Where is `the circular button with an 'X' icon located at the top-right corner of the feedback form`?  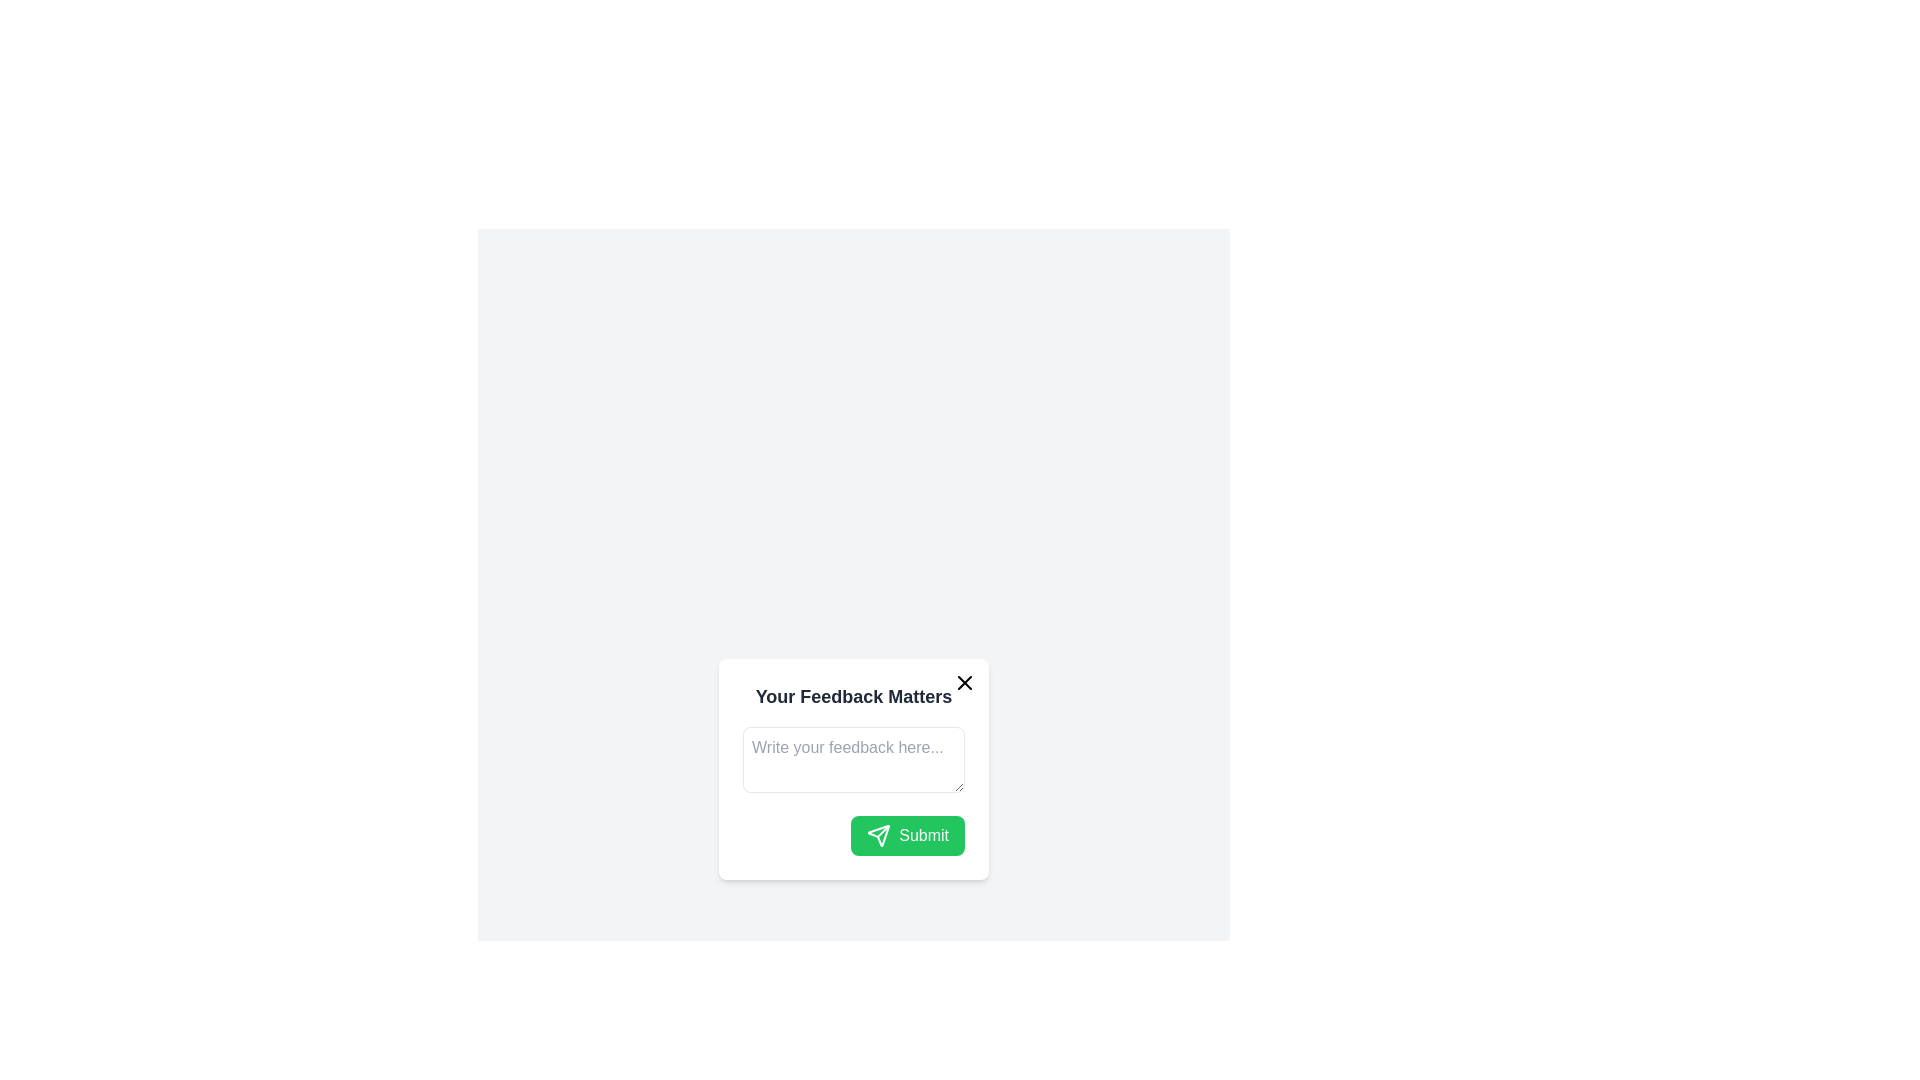 the circular button with an 'X' icon located at the top-right corner of the feedback form is located at coordinates (964, 681).